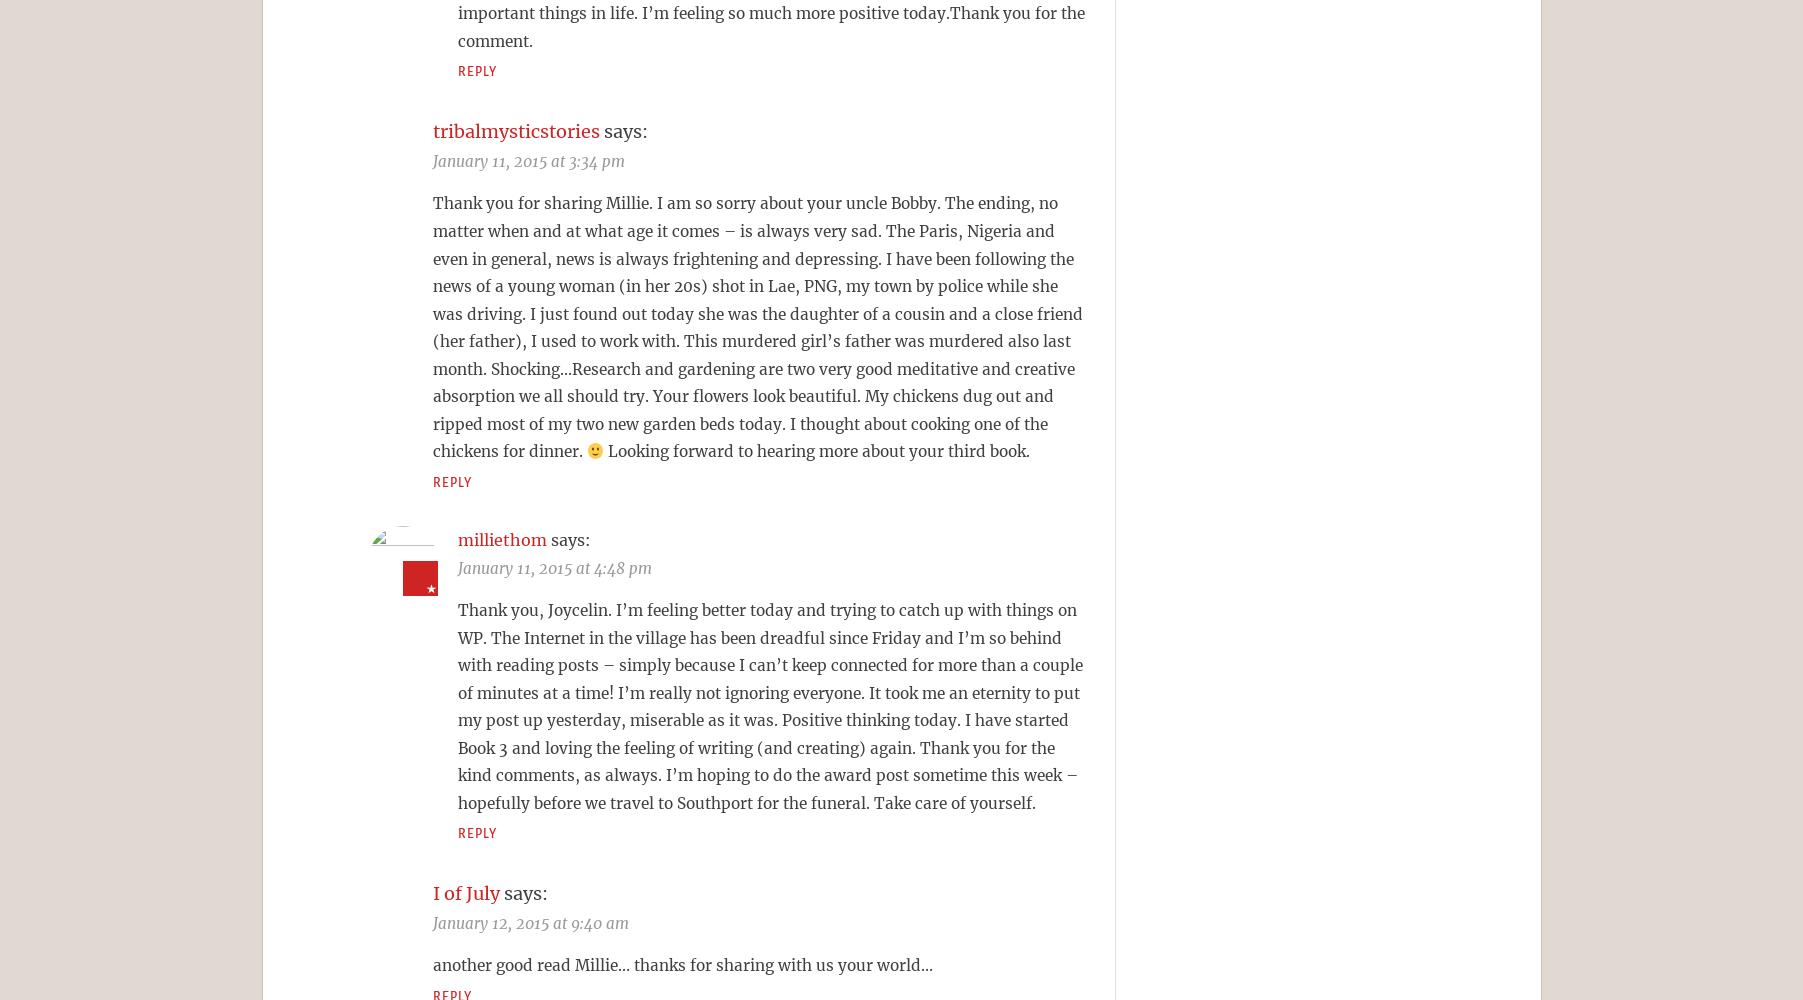 This screenshot has width=1803, height=1000. I want to click on 'another good read Millie… thanks for sharing with us your world…', so click(681, 964).